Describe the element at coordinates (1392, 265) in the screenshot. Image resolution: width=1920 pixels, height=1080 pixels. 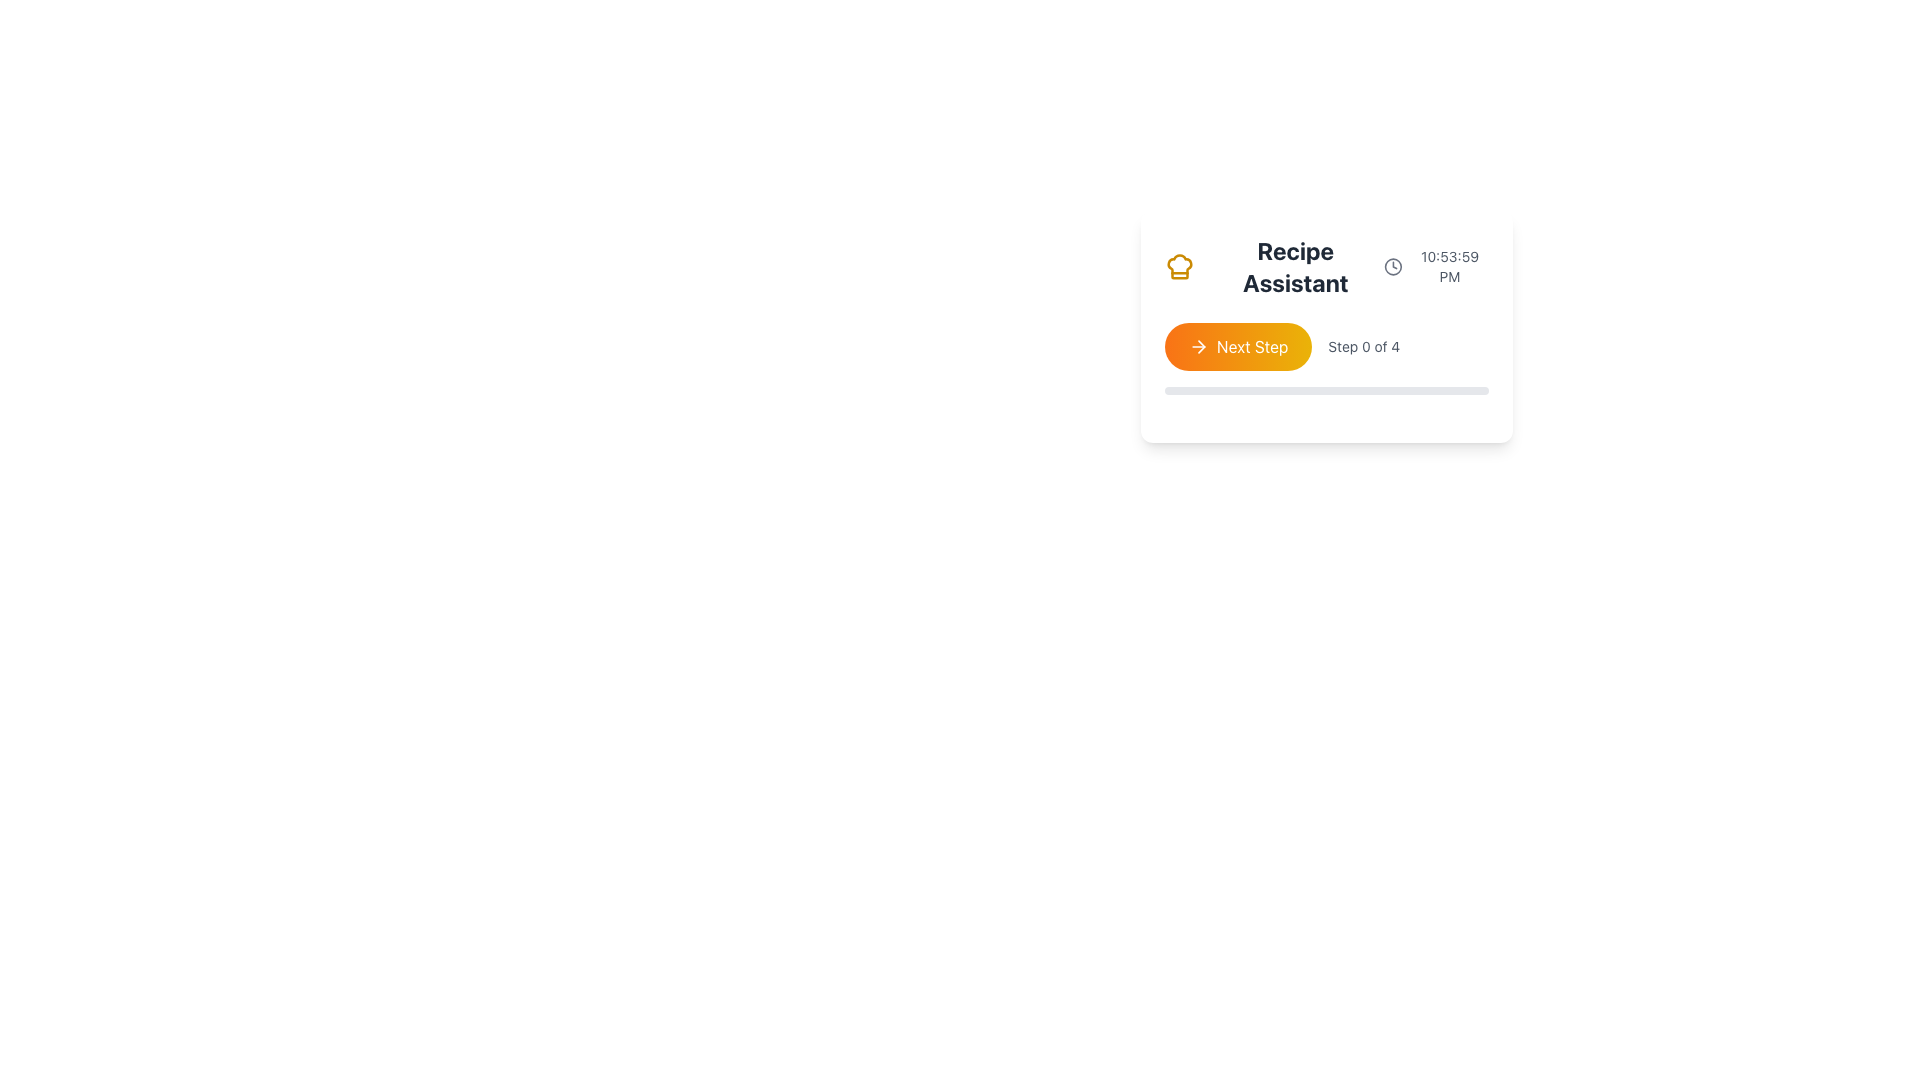
I see `the circular graphical shape that forms part of the clock icon located at the top-right section of the user interface card` at that location.